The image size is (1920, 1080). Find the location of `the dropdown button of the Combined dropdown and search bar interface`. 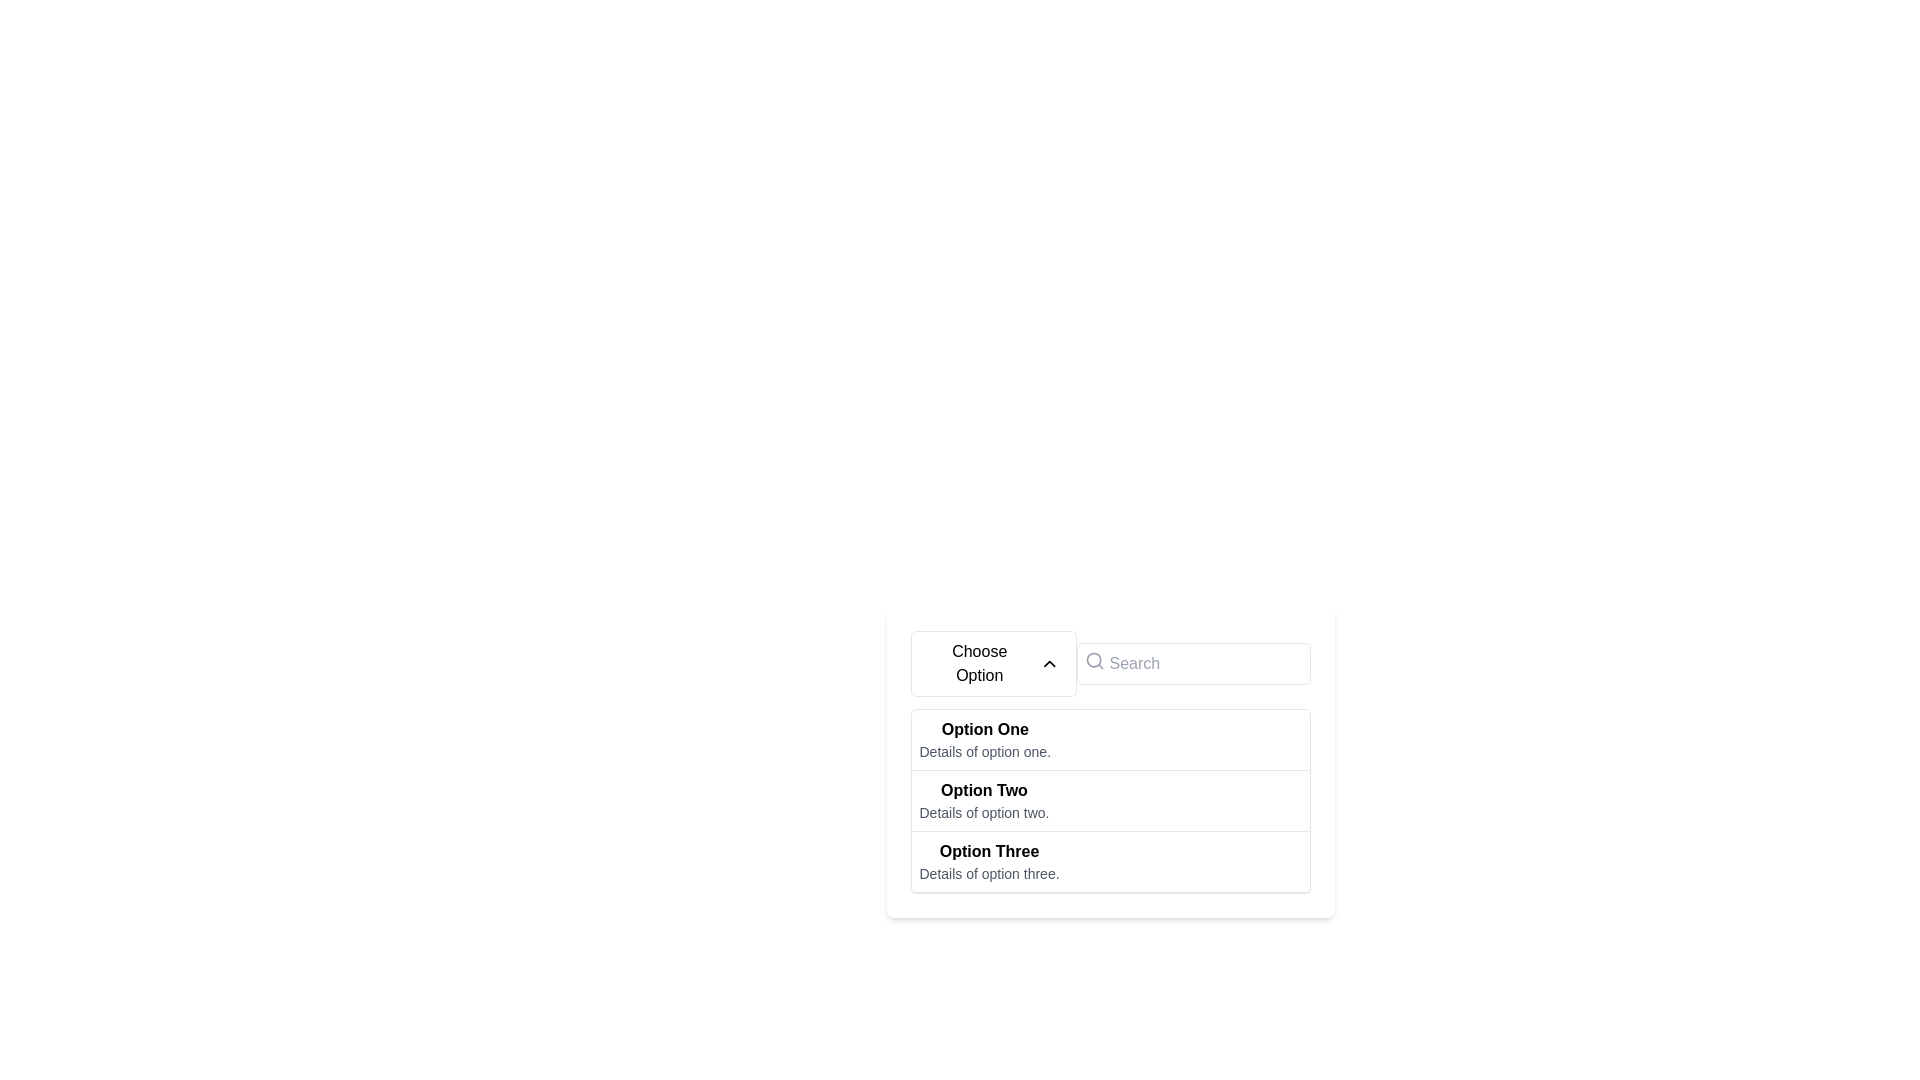

the dropdown button of the Combined dropdown and search bar interface is located at coordinates (1109, 663).